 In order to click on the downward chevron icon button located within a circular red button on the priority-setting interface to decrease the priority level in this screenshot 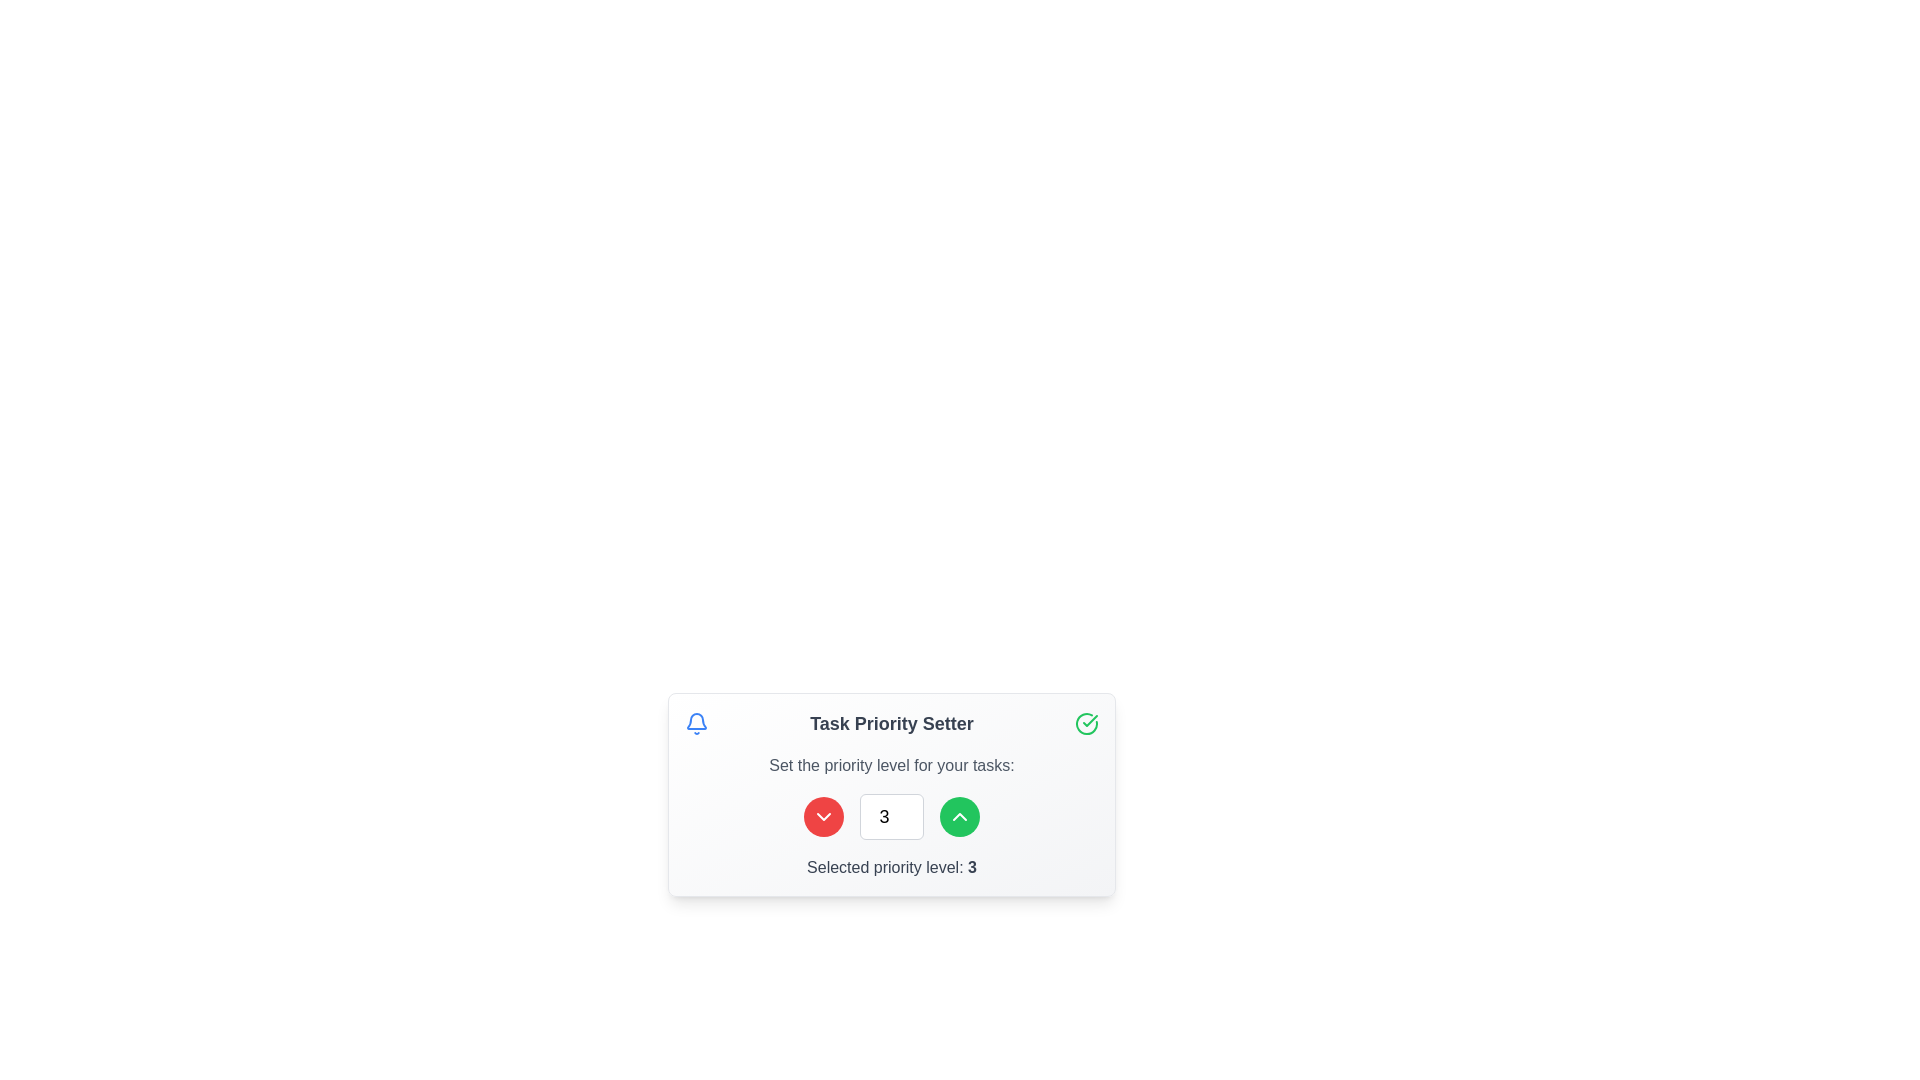, I will do `click(824, 817)`.